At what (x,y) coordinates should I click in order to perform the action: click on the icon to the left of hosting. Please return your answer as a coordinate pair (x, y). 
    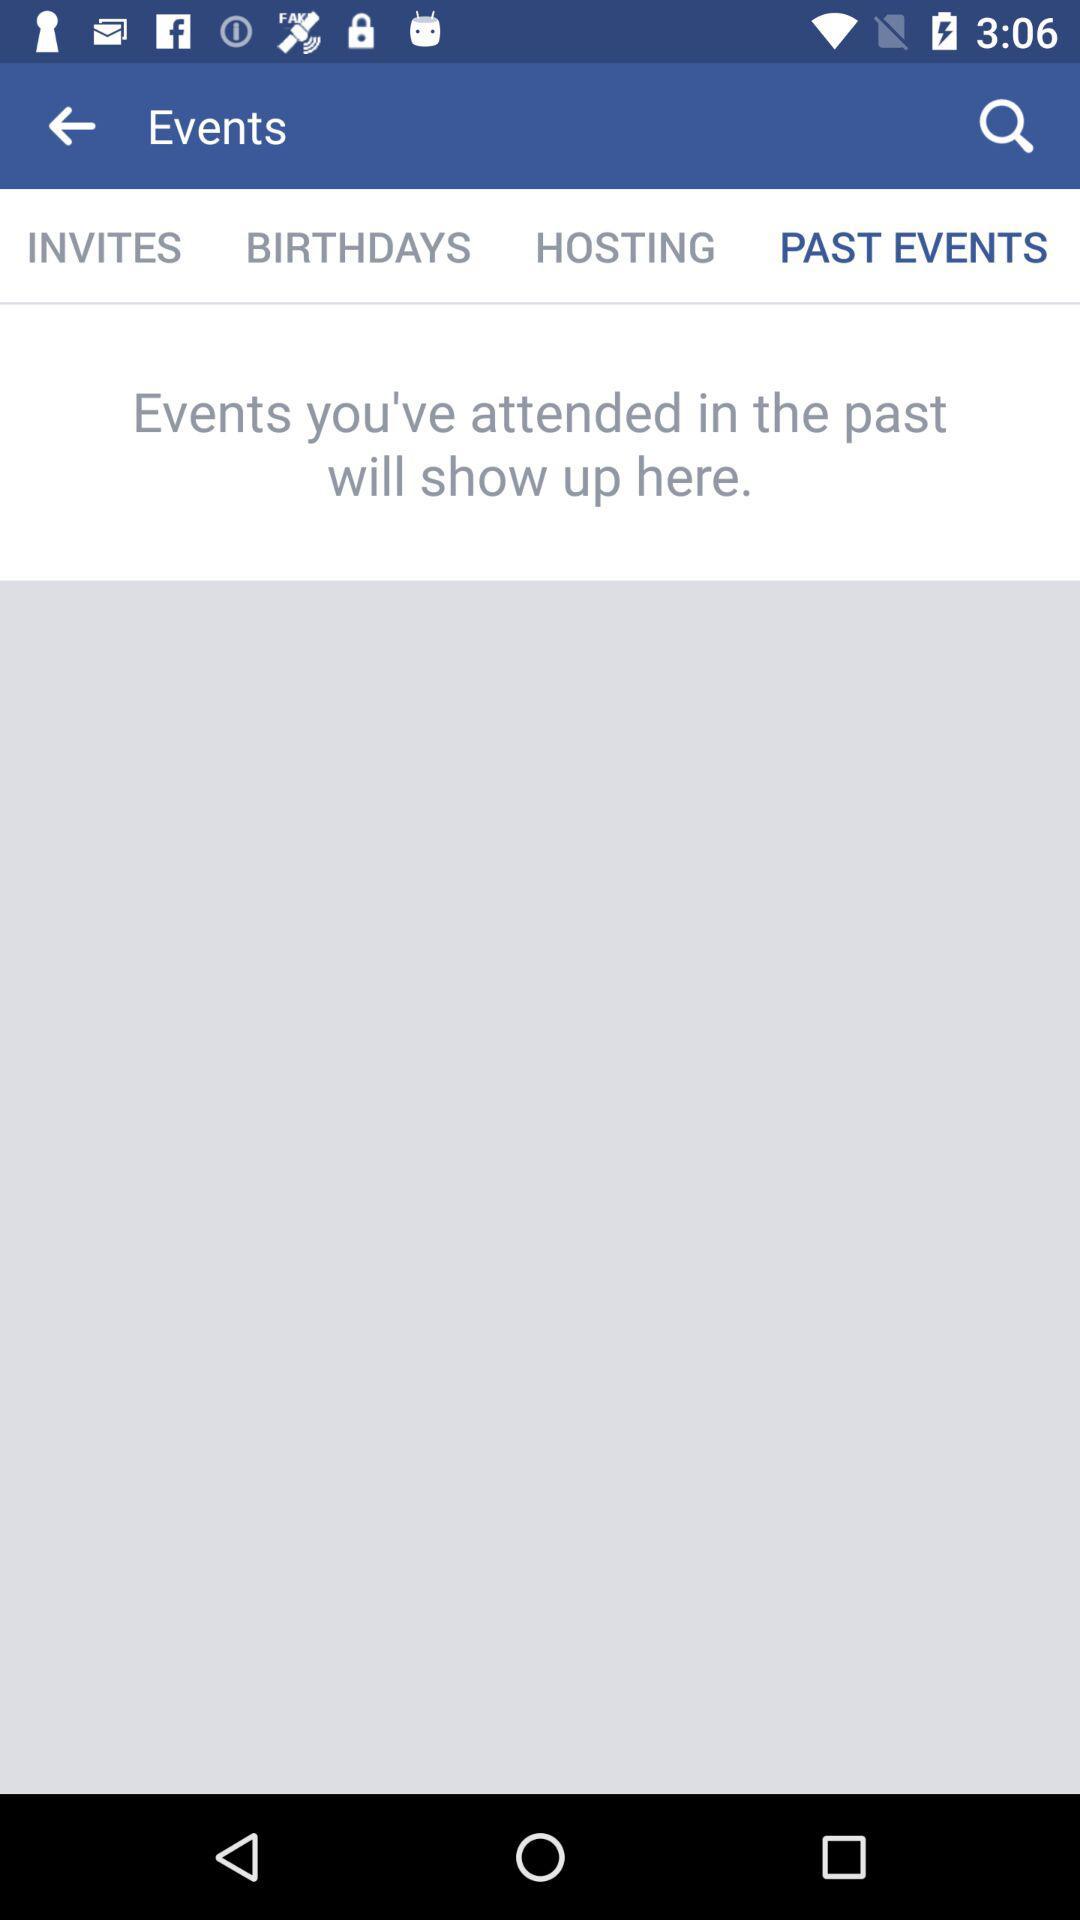
    Looking at the image, I should click on (357, 245).